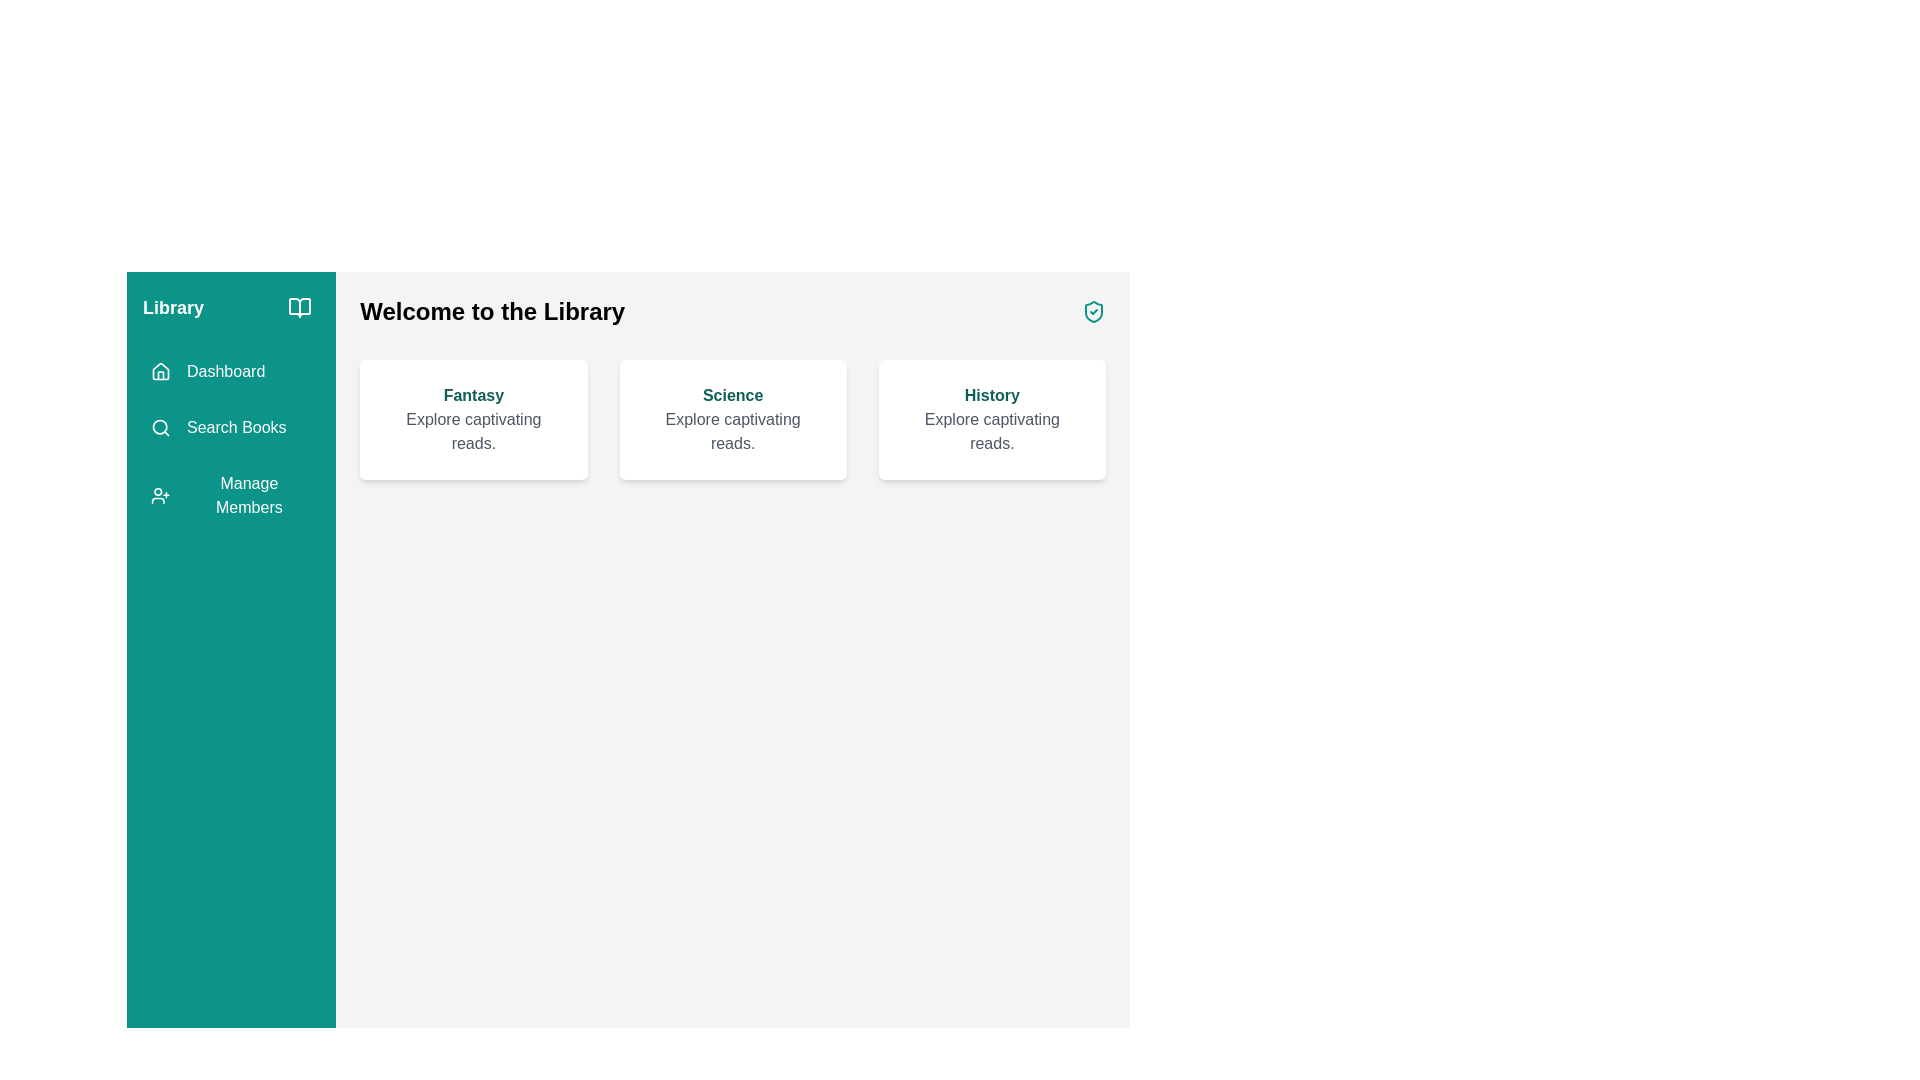  What do you see at coordinates (161, 427) in the screenshot?
I see `the search icon located to the left of the 'Search Books' text in the second entry of the vertical navigation menu on the left sidebar` at bounding box center [161, 427].